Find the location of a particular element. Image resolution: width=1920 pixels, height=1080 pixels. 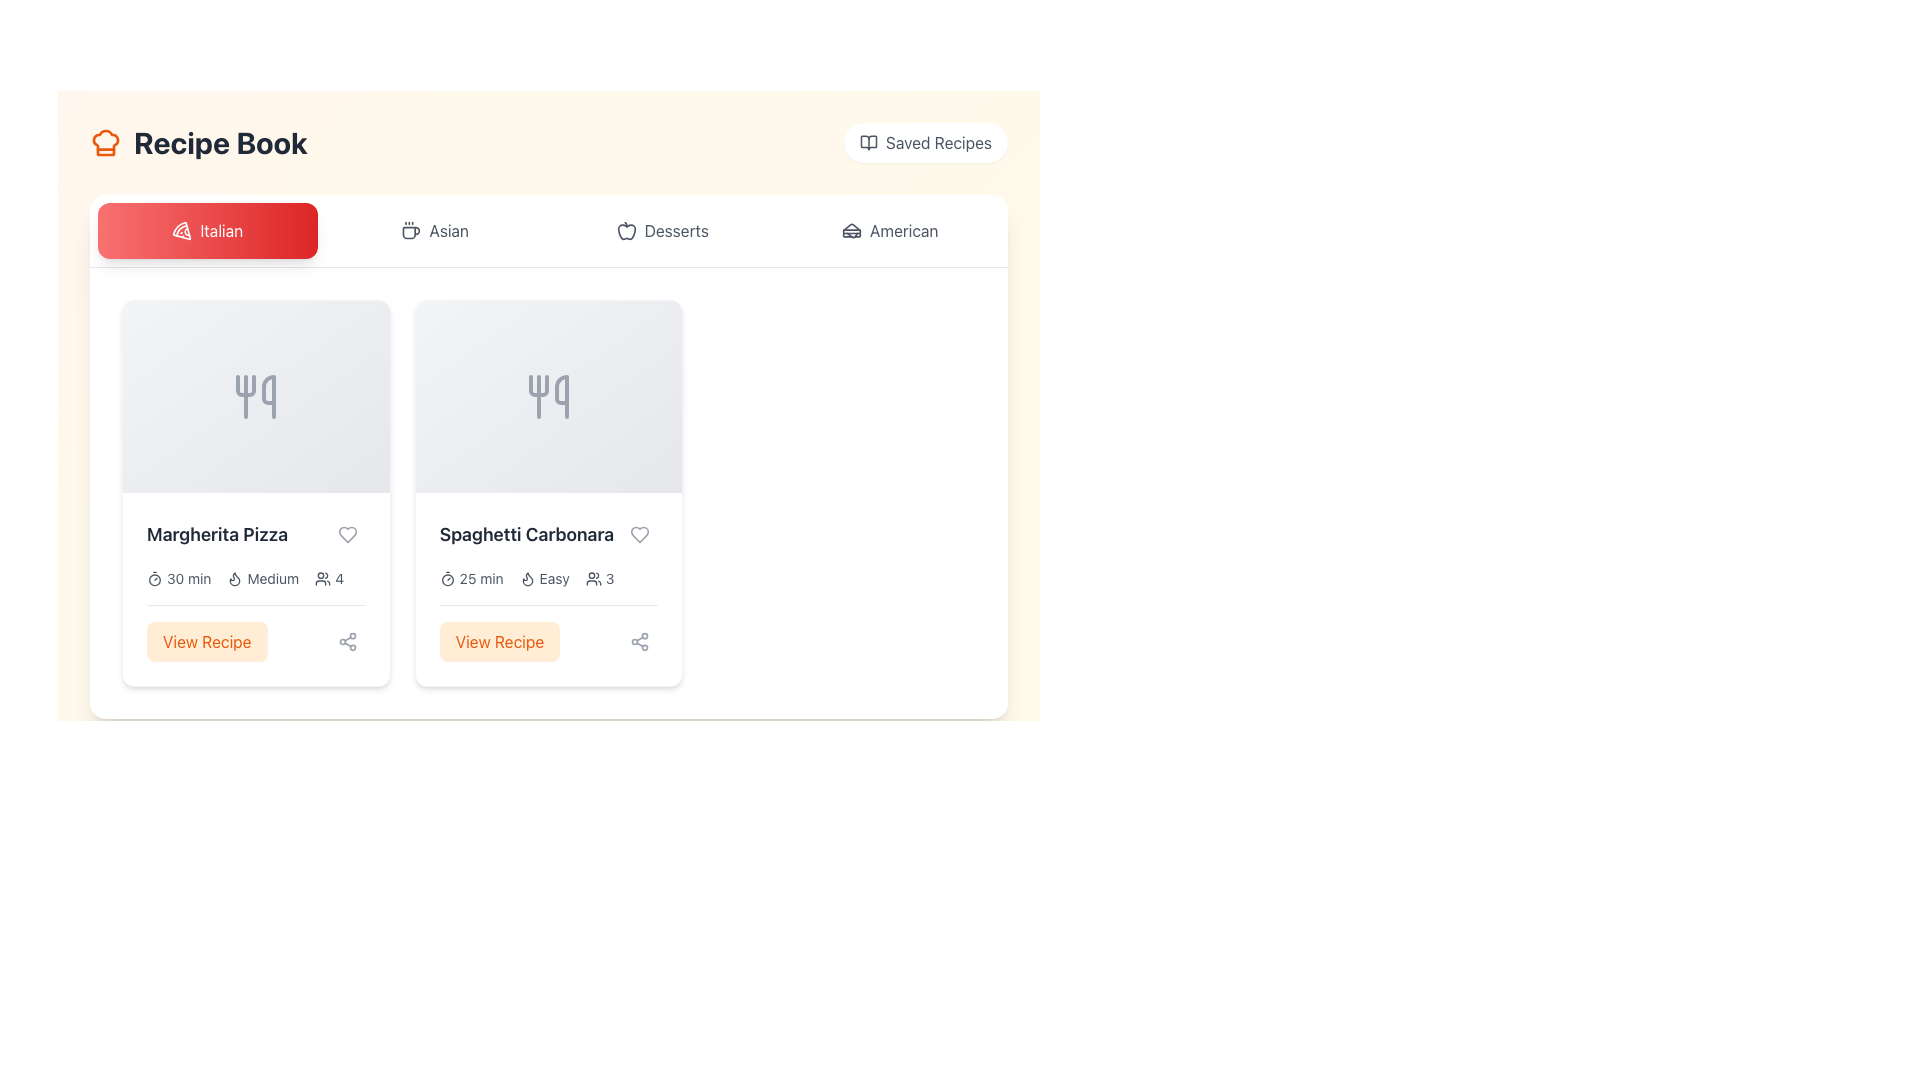

the 'View Recipe' button with a rounded rectangular shape and an orange background located at the bottom of the 'Spaghetti Carbonara' card to observe any tooltip or visual feedback is located at coordinates (499, 641).